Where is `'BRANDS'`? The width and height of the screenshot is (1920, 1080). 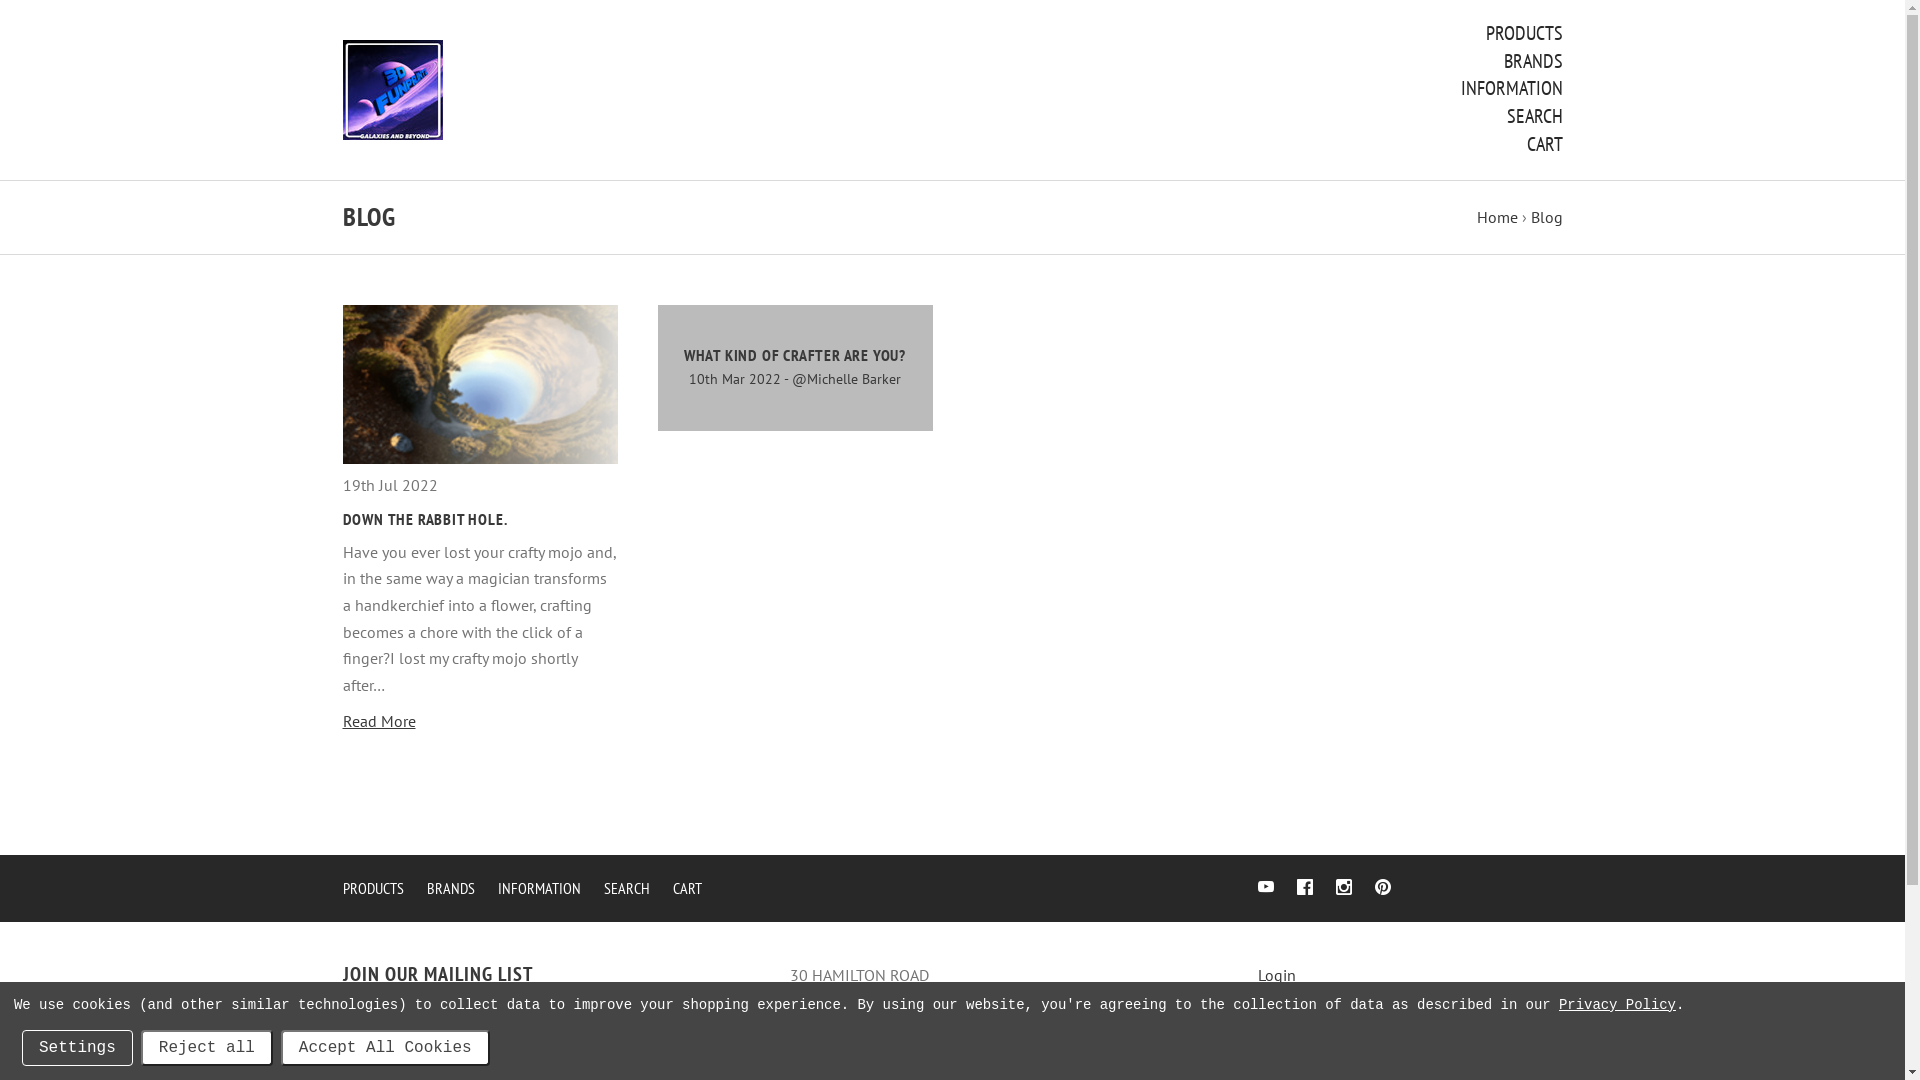 'BRANDS' is located at coordinates (1532, 60).